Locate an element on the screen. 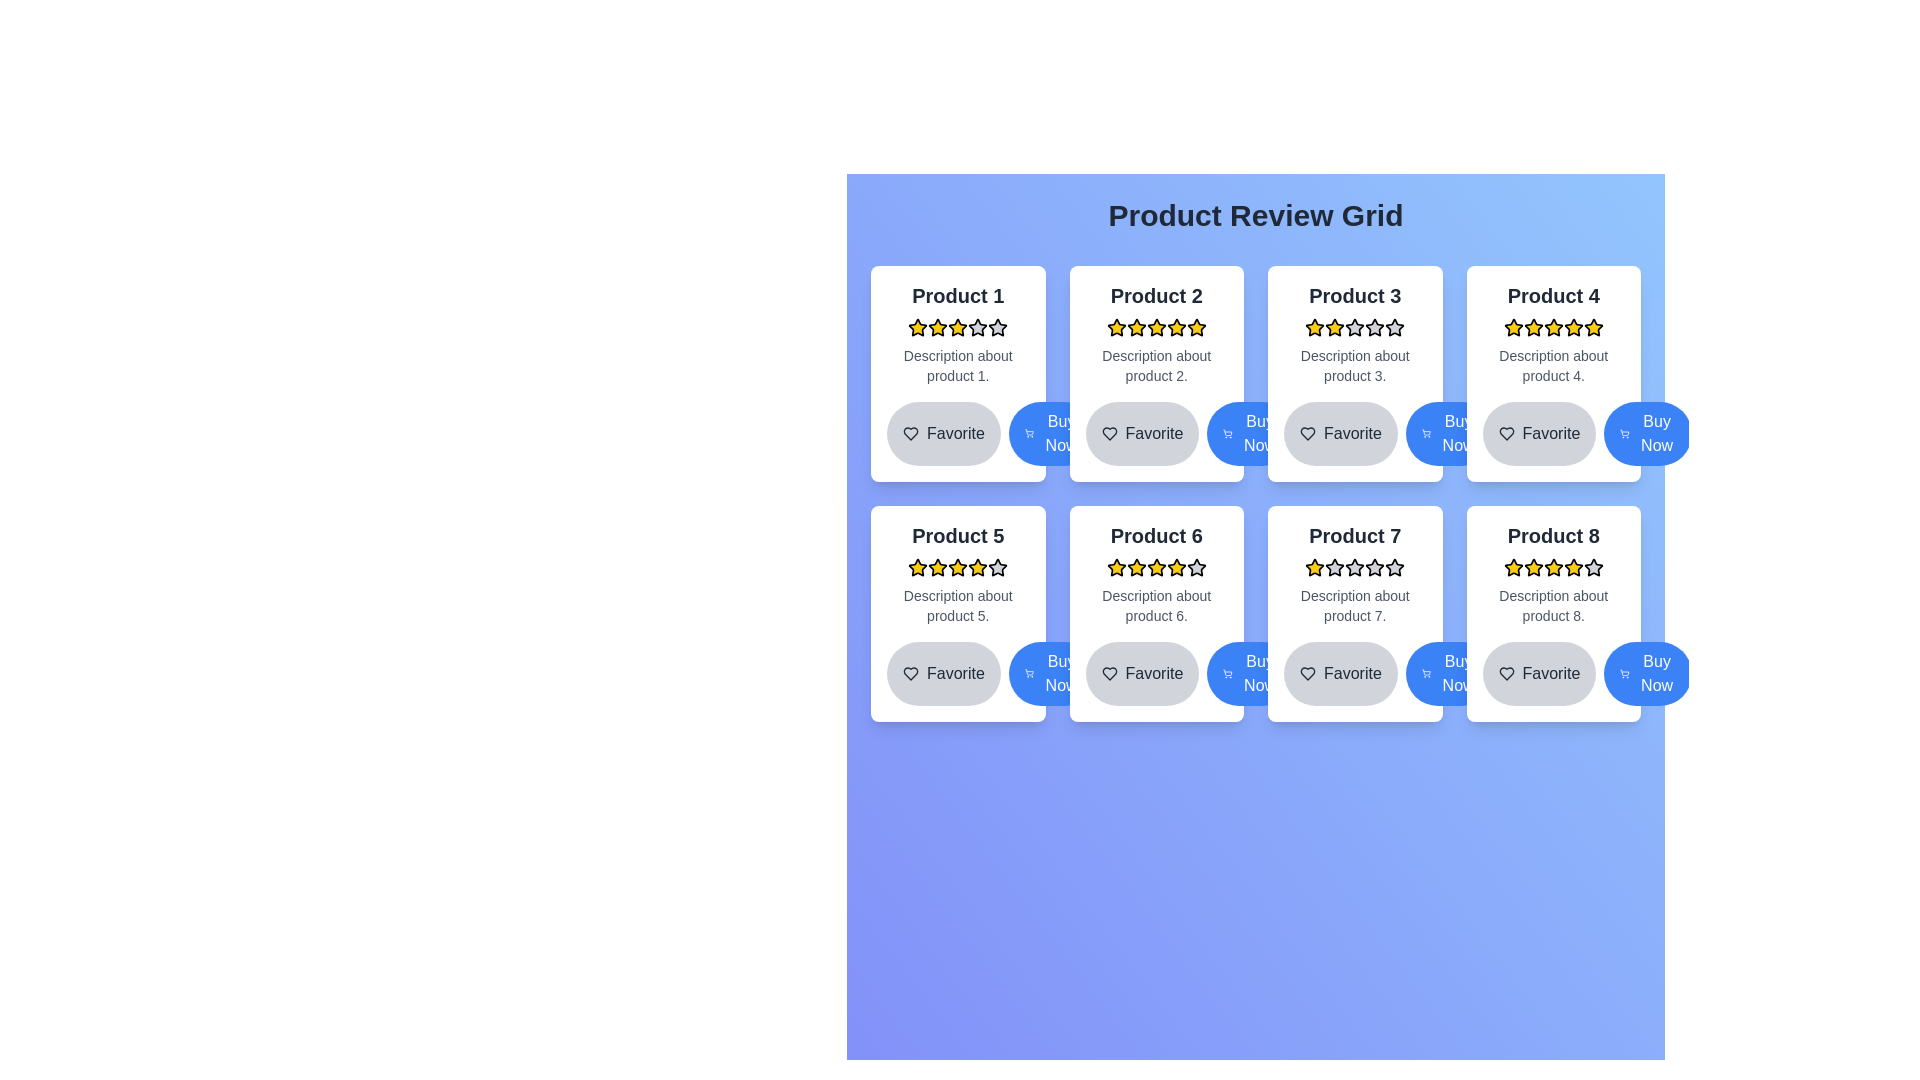 This screenshot has width=1920, height=1080. the fourth yellow star icon in the 5-star rating row for Product 8 is located at coordinates (1552, 567).